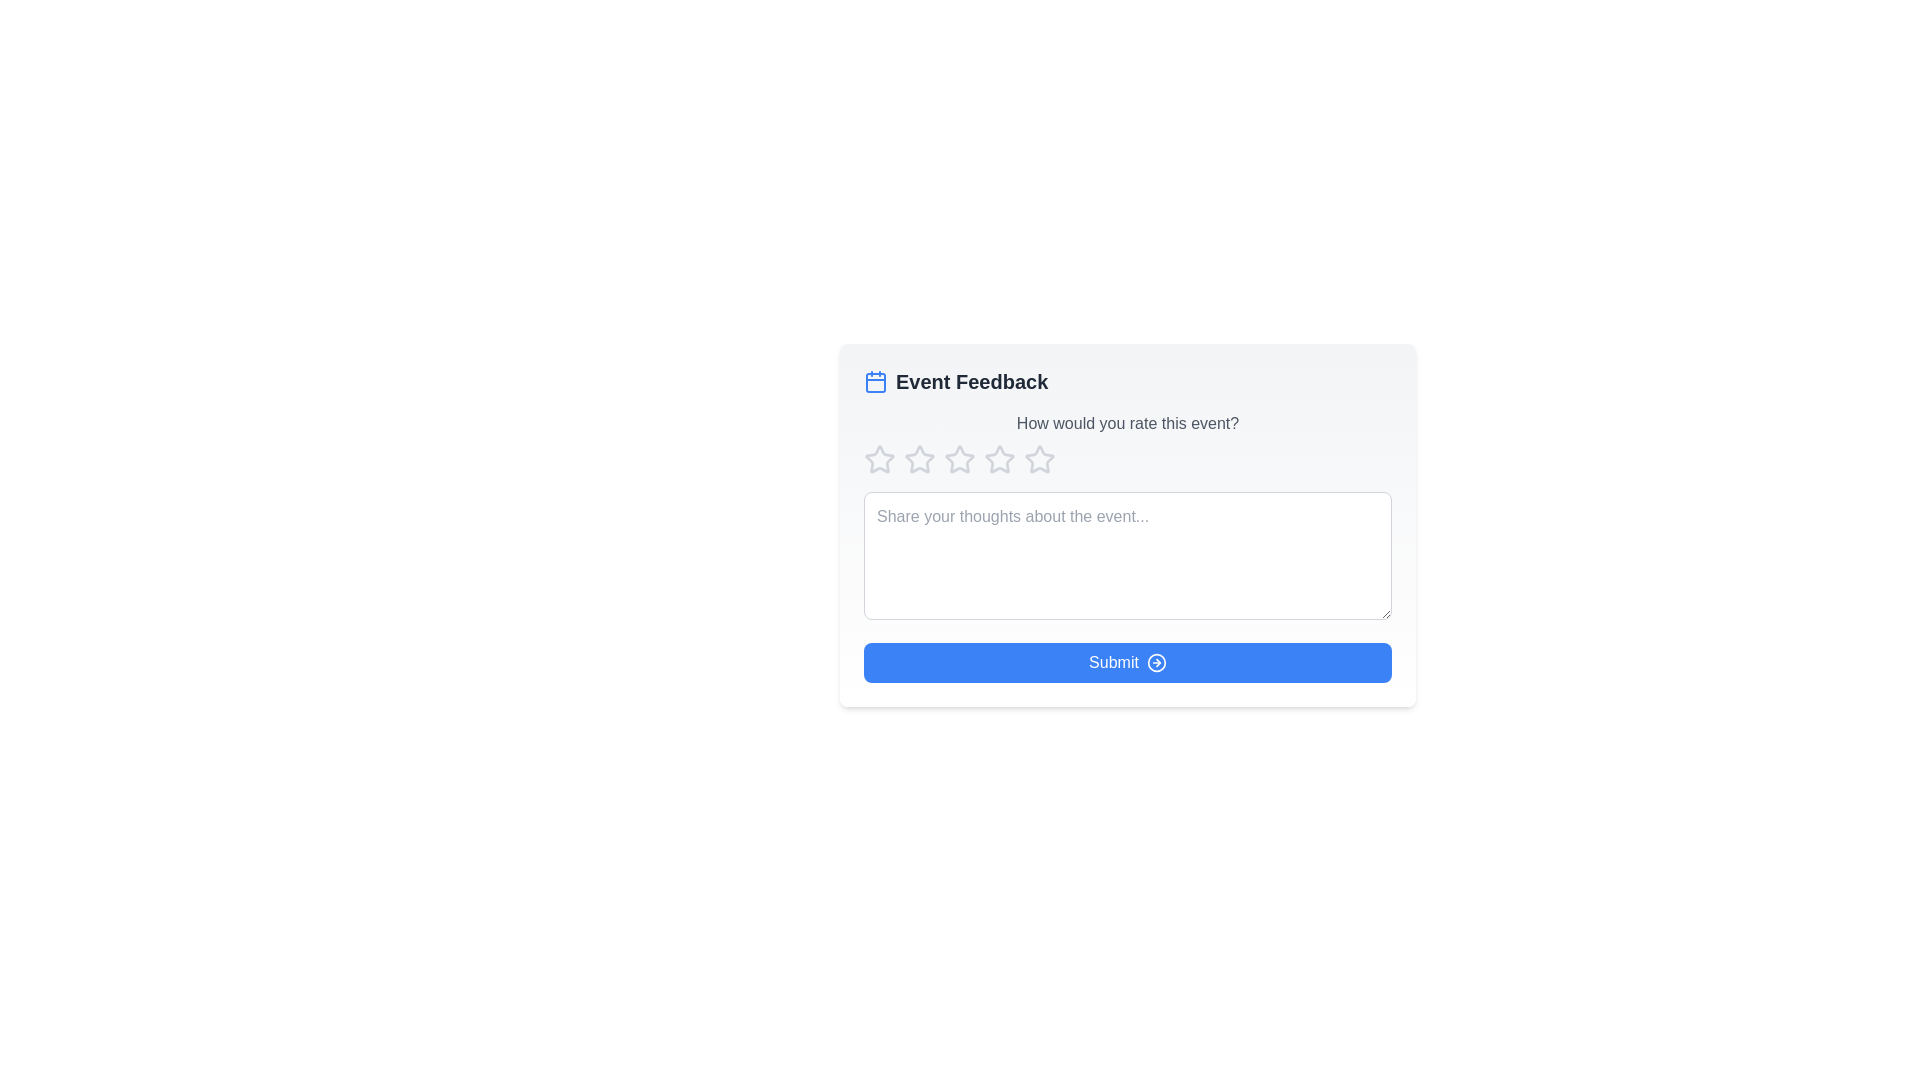 This screenshot has height=1080, width=1920. Describe the element at coordinates (972, 381) in the screenshot. I see `the Text Label that serves as the title for the feedback section, located above the star rating component in the event feedback form` at that location.